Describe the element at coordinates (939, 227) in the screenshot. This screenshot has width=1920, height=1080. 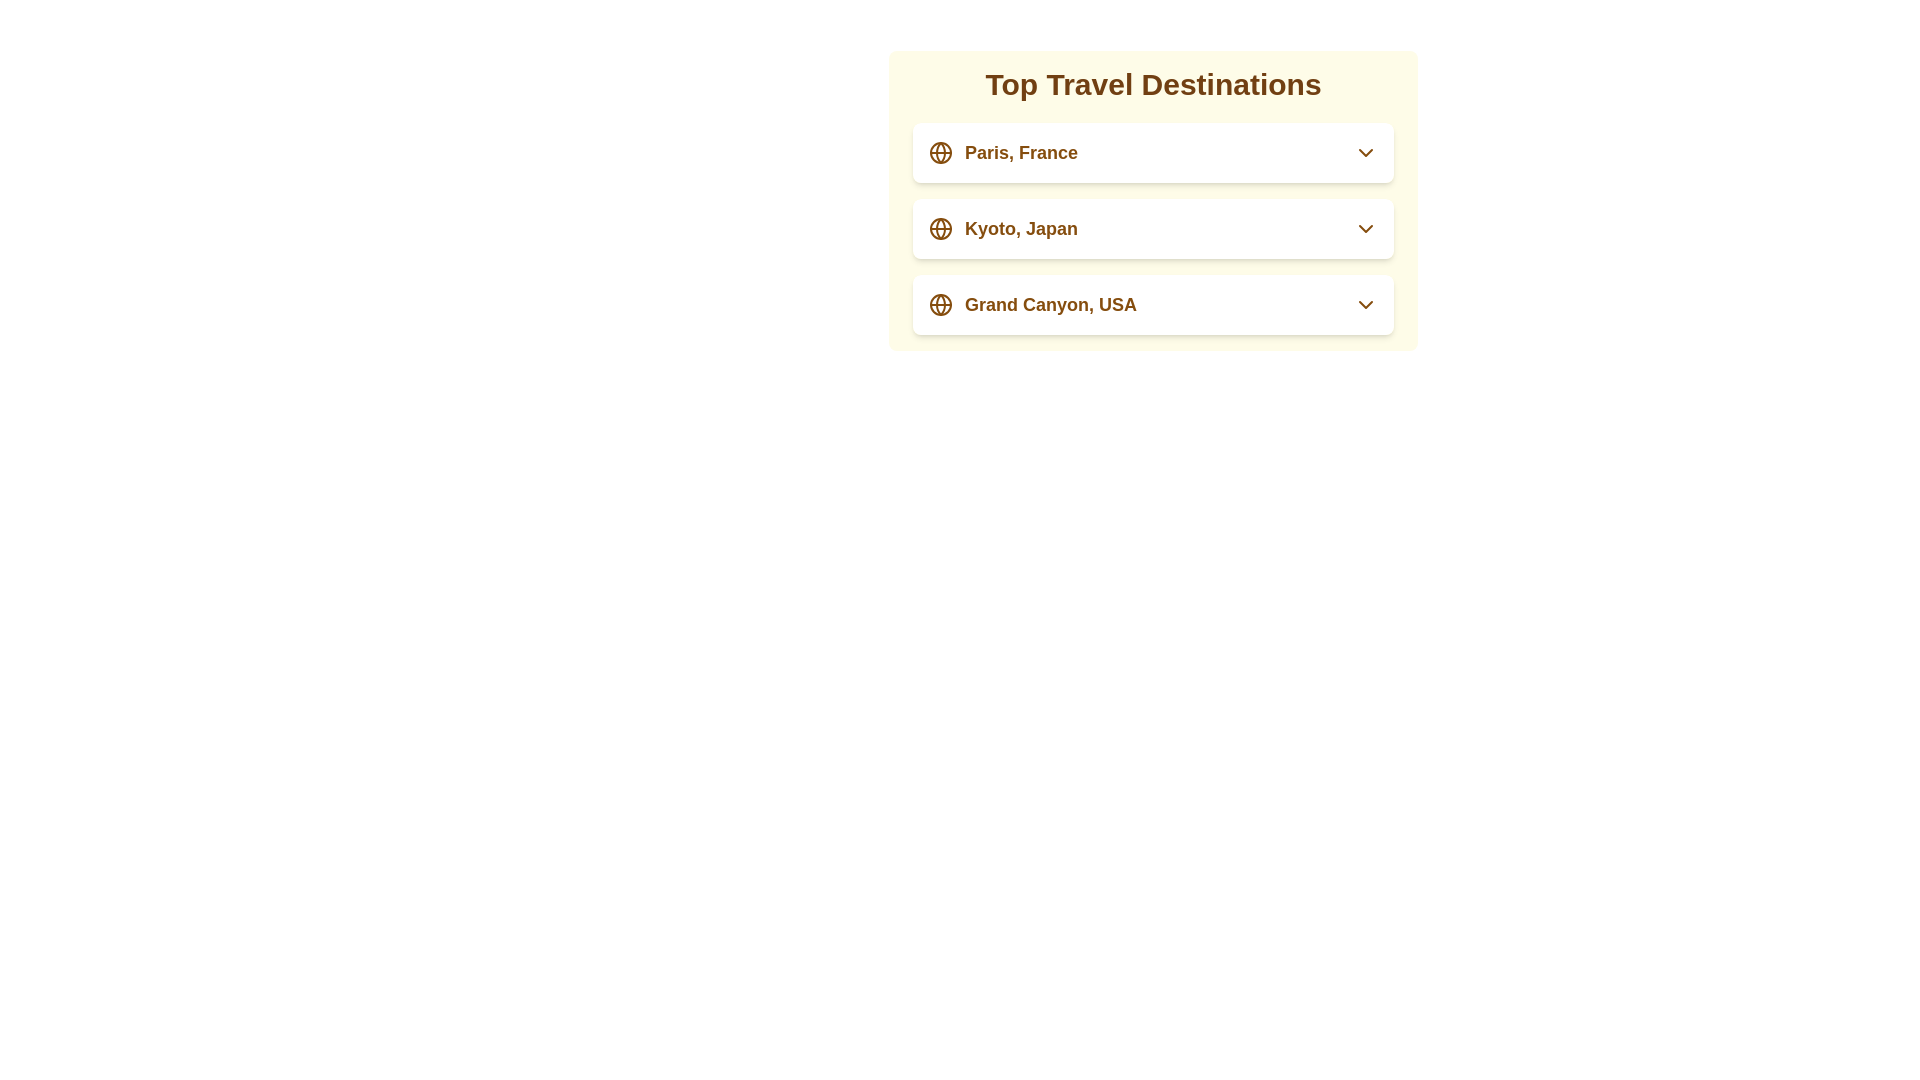
I see `the globe icon, which is brown and located to the left of the text 'Kyoto, Japan' in the list under 'Top Travel Destinations'` at that location.